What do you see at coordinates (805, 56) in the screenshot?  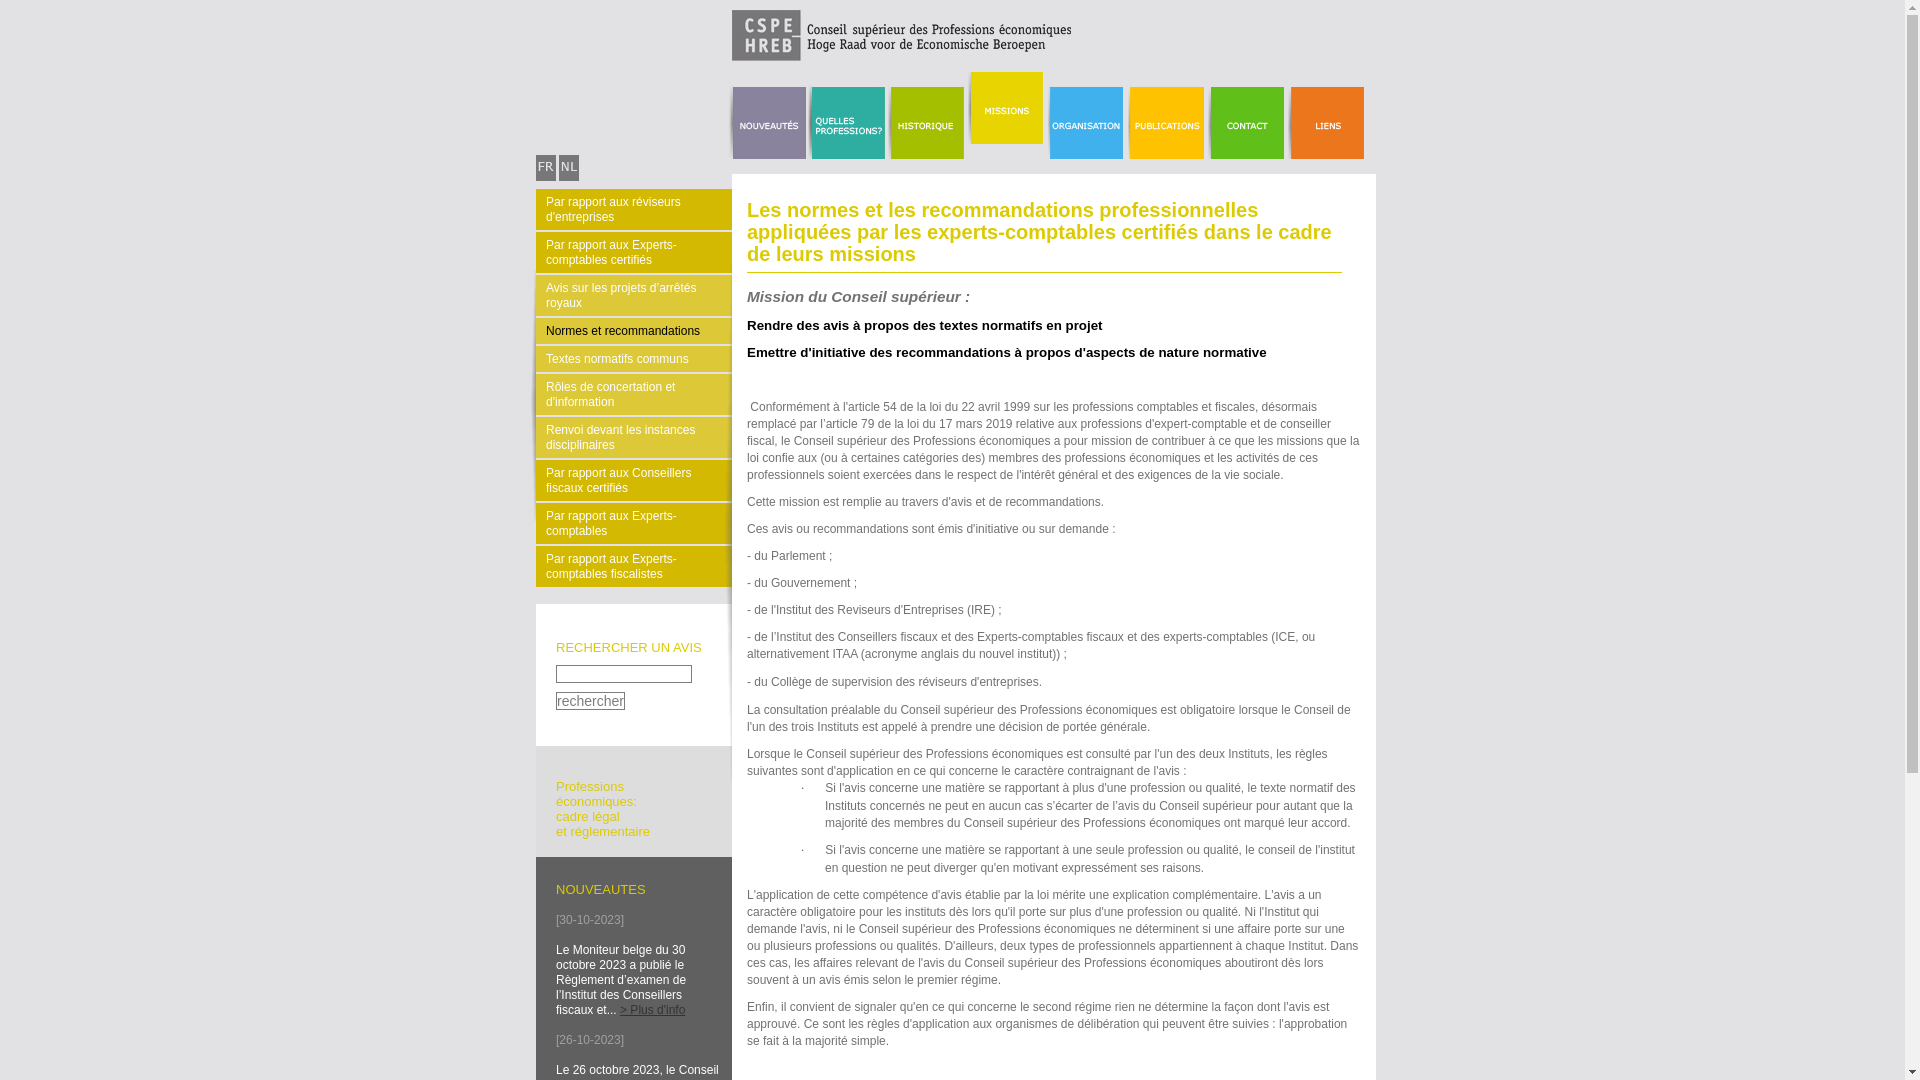 I see `'Accueil'` at bounding box center [805, 56].